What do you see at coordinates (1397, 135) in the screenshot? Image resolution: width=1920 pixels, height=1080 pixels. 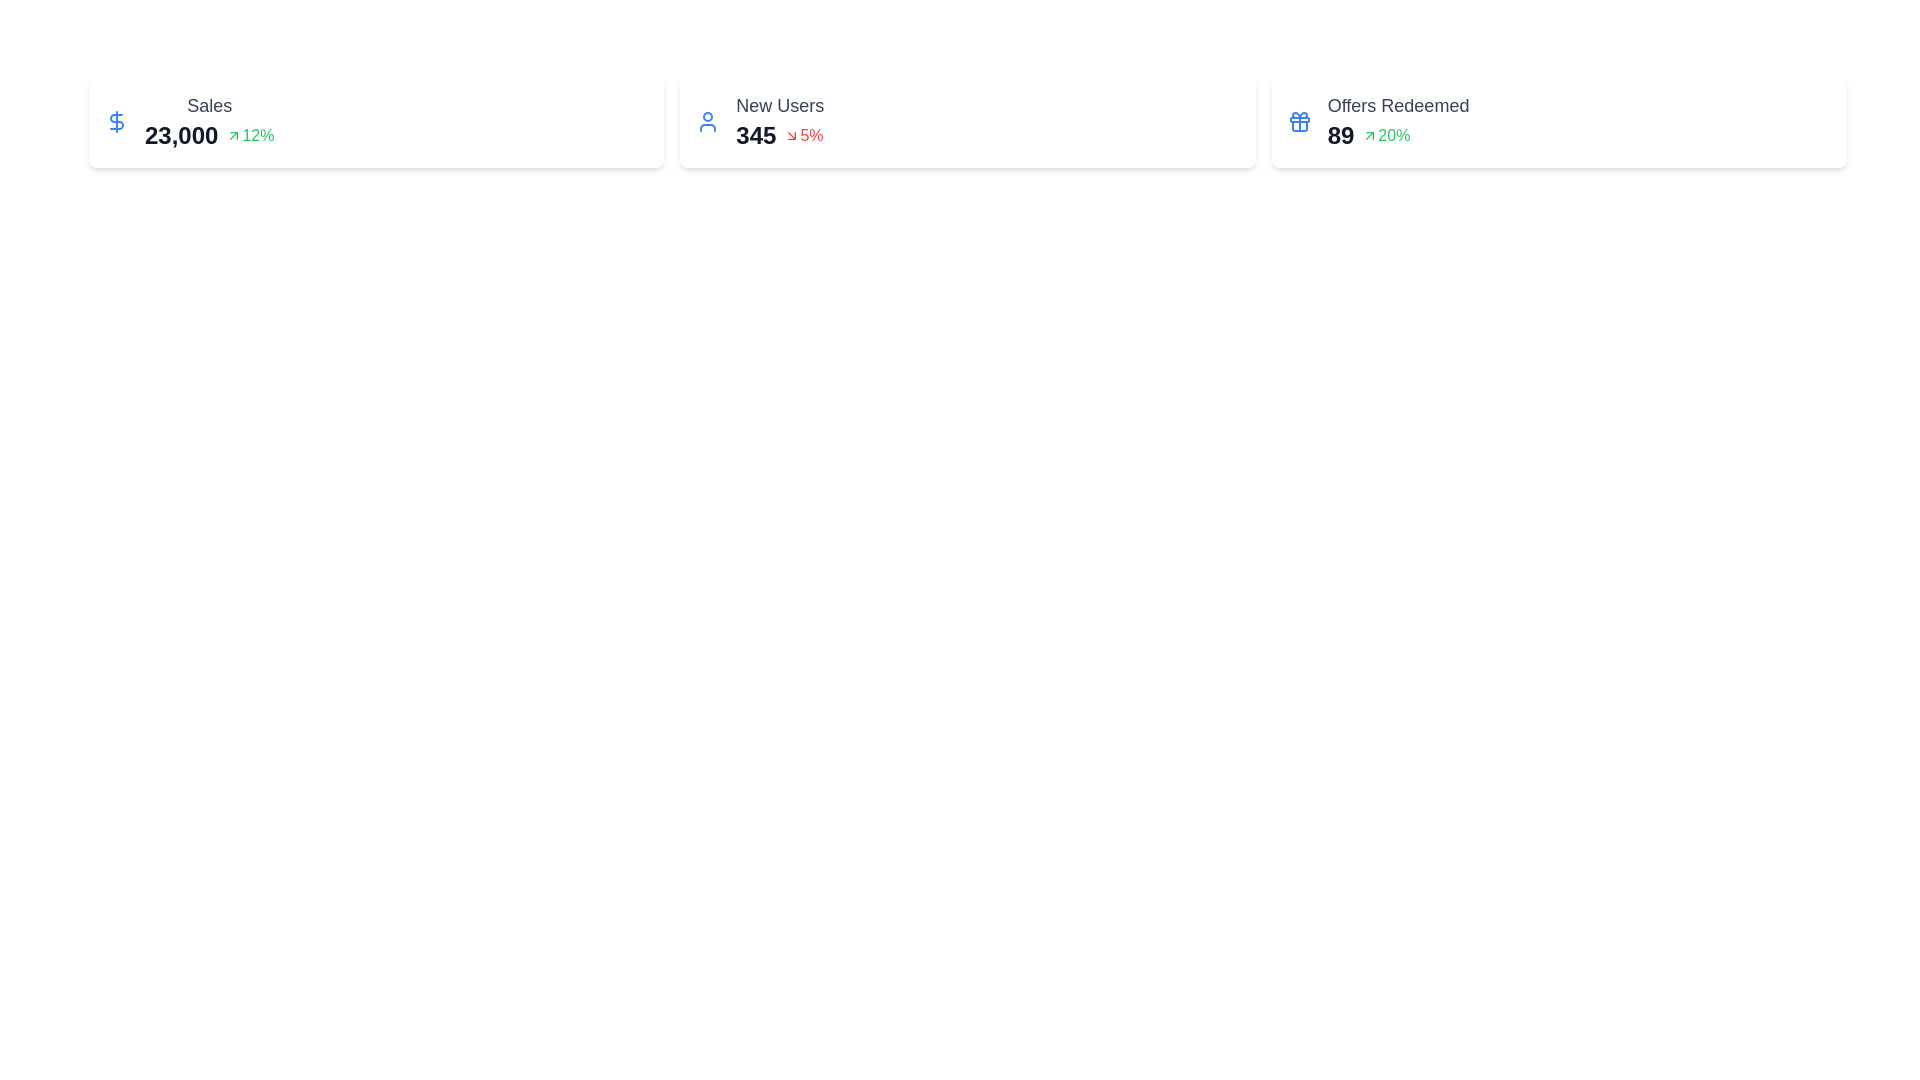 I see `the compound statistic display showing the numeric value '89' and green '20%' growth indicator located within the 'Offers Redeemed' card on the dashboard` at bounding box center [1397, 135].